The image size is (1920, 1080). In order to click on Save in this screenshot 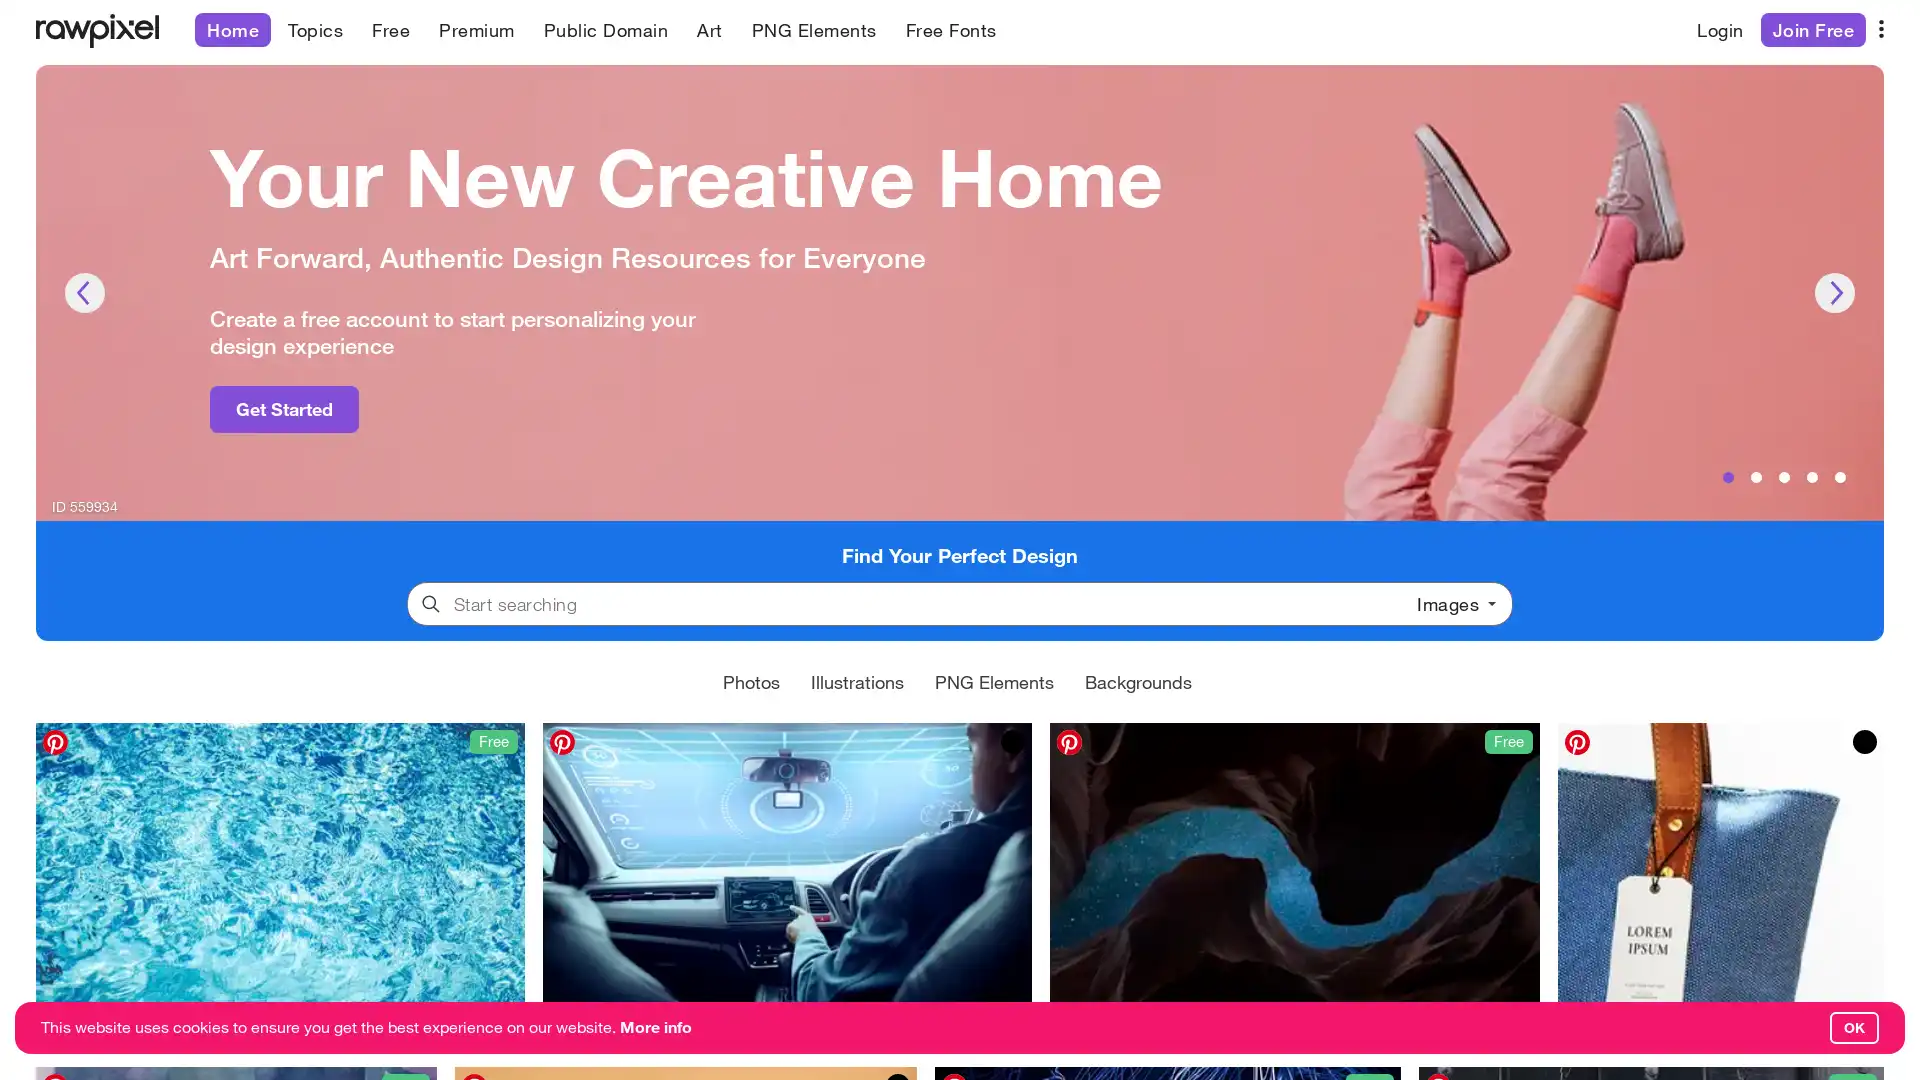, I will do `click(1082, 1029)`.